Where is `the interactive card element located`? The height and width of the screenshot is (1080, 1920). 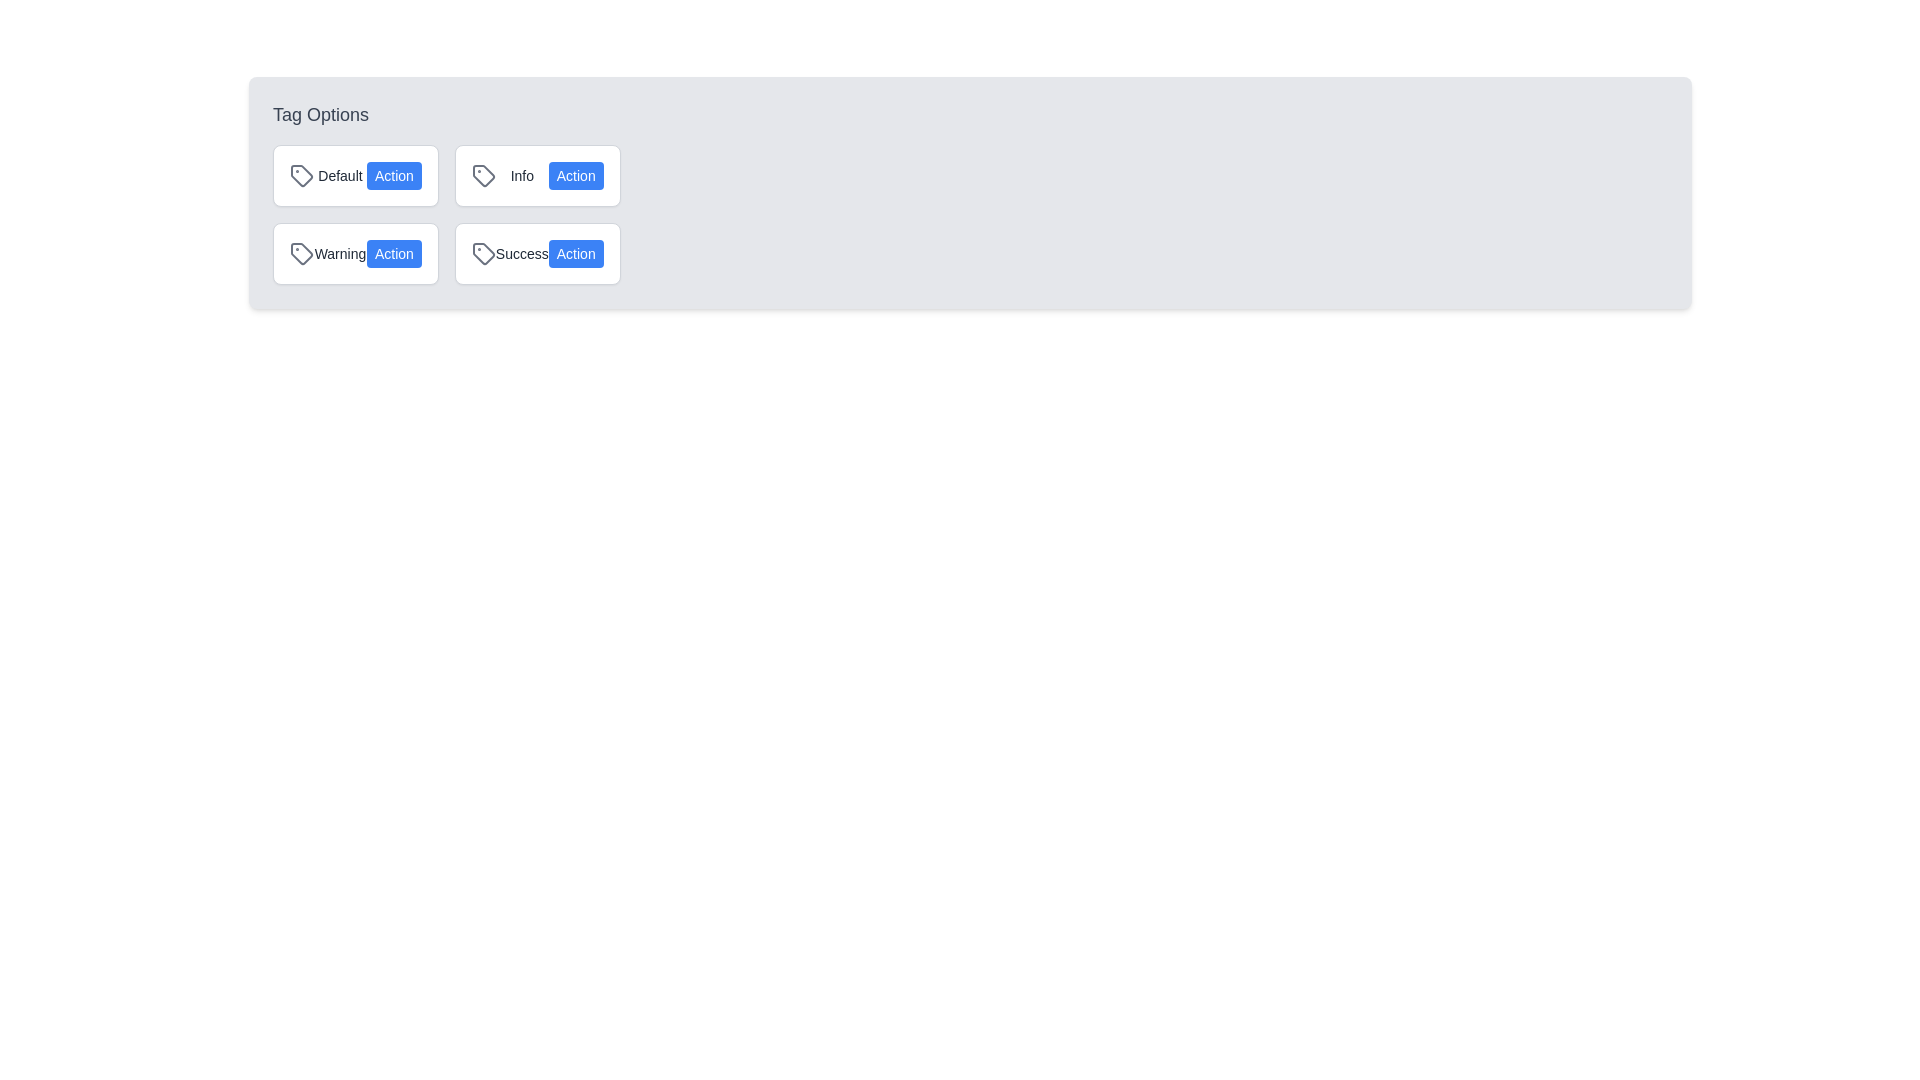 the interactive card element located is located at coordinates (355, 175).